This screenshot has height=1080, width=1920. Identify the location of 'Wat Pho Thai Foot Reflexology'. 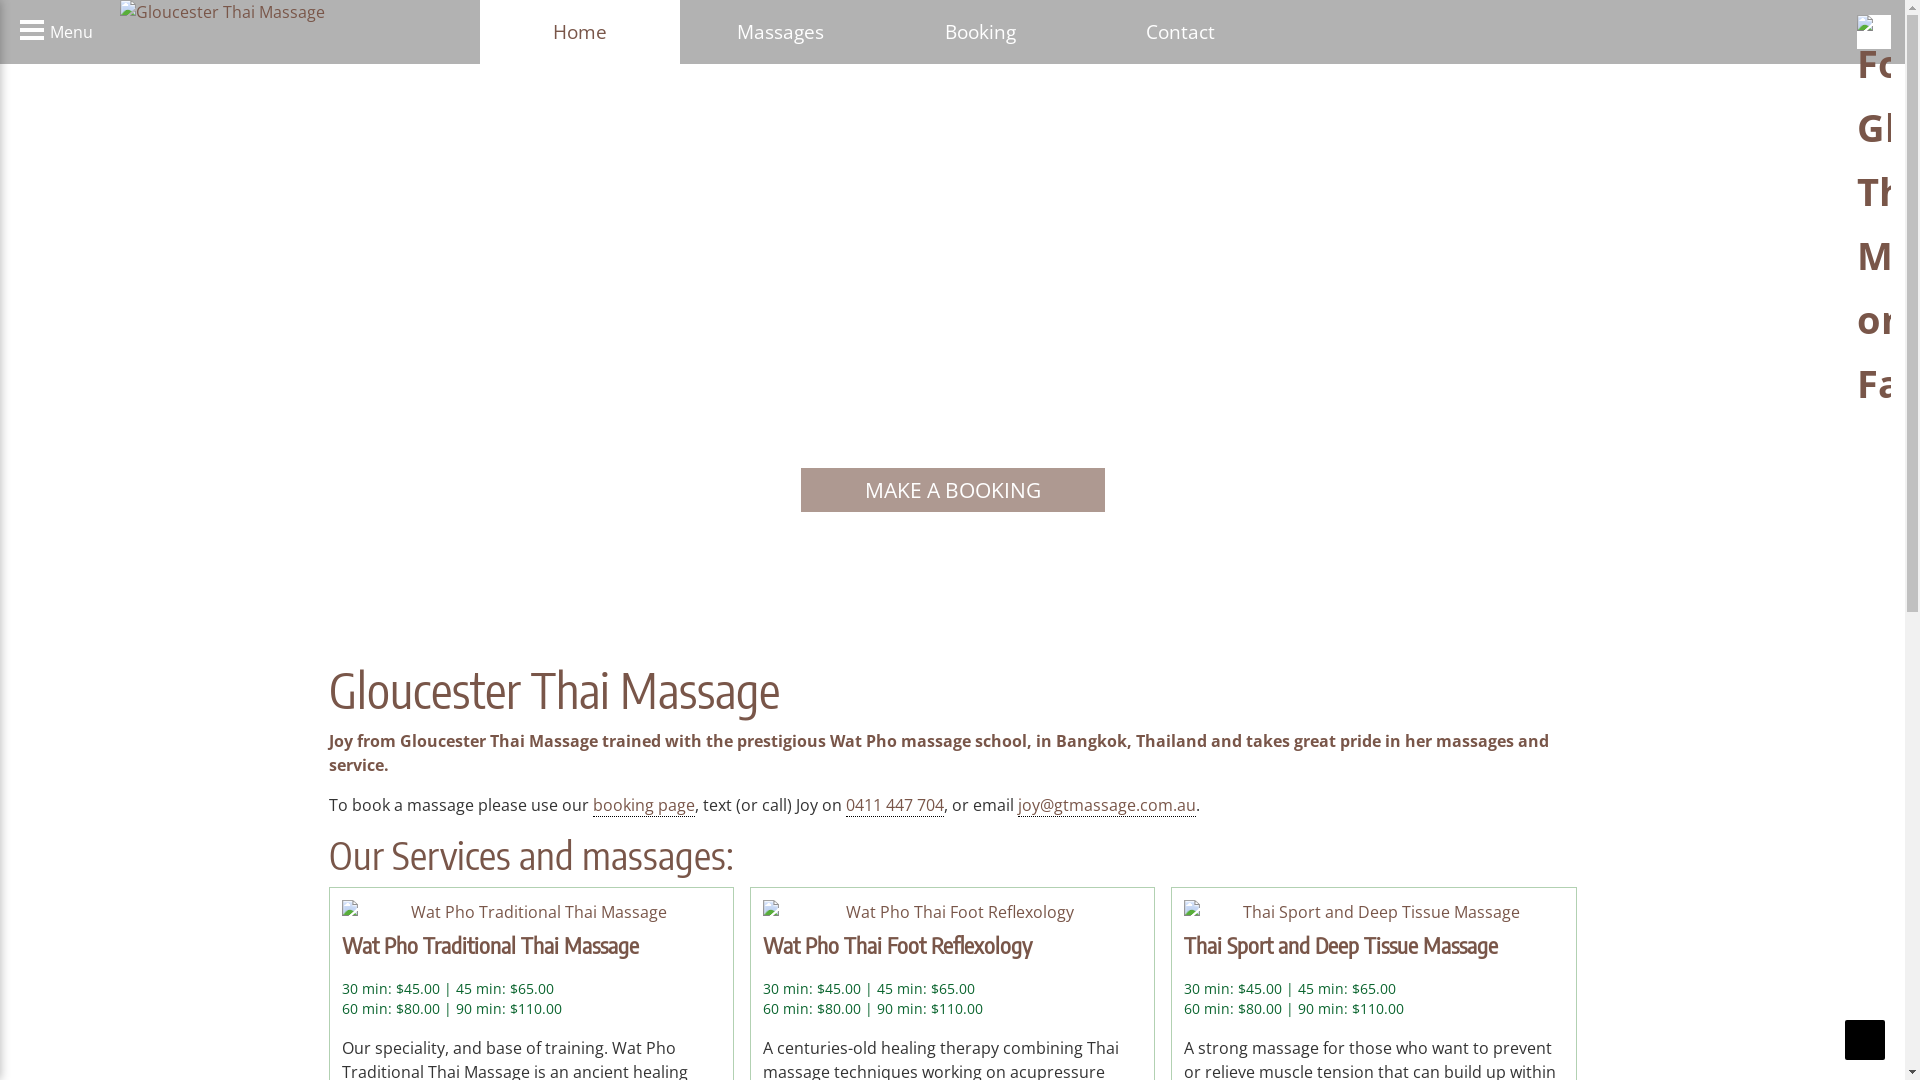
(896, 945).